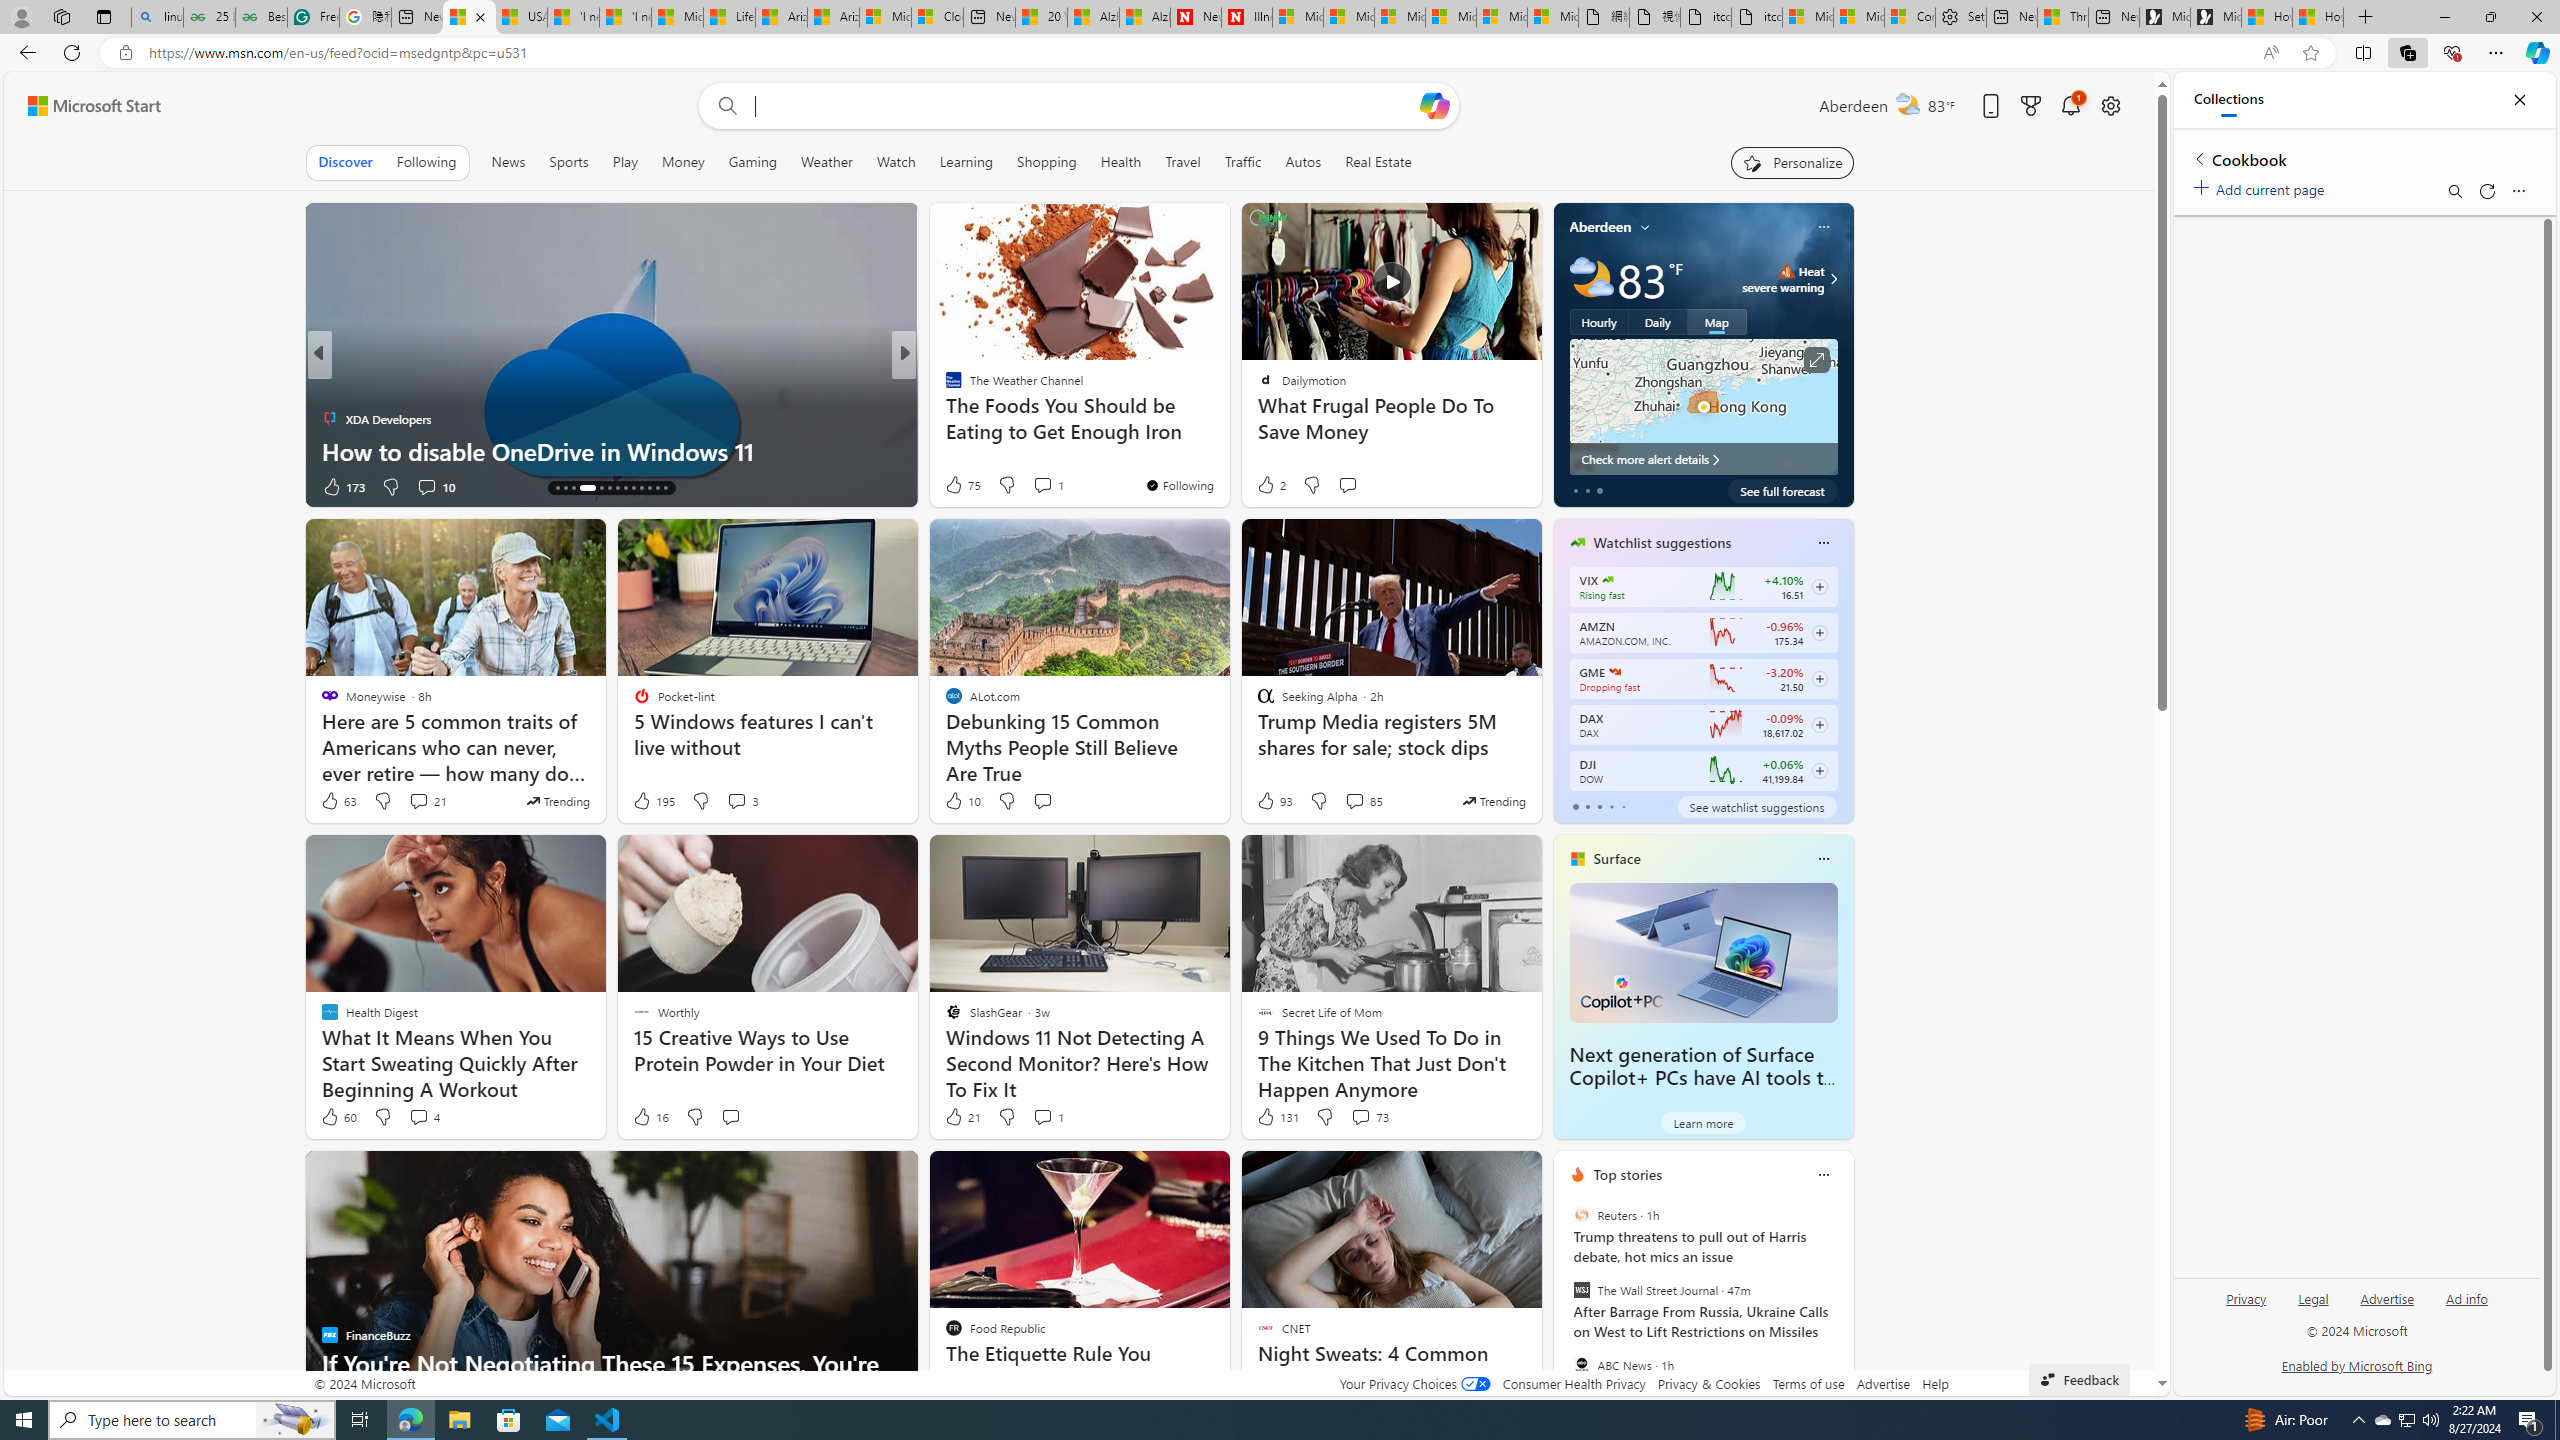  What do you see at coordinates (624, 487) in the screenshot?
I see `'AutomationID: tab-21'` at bounding box center [624, 487].